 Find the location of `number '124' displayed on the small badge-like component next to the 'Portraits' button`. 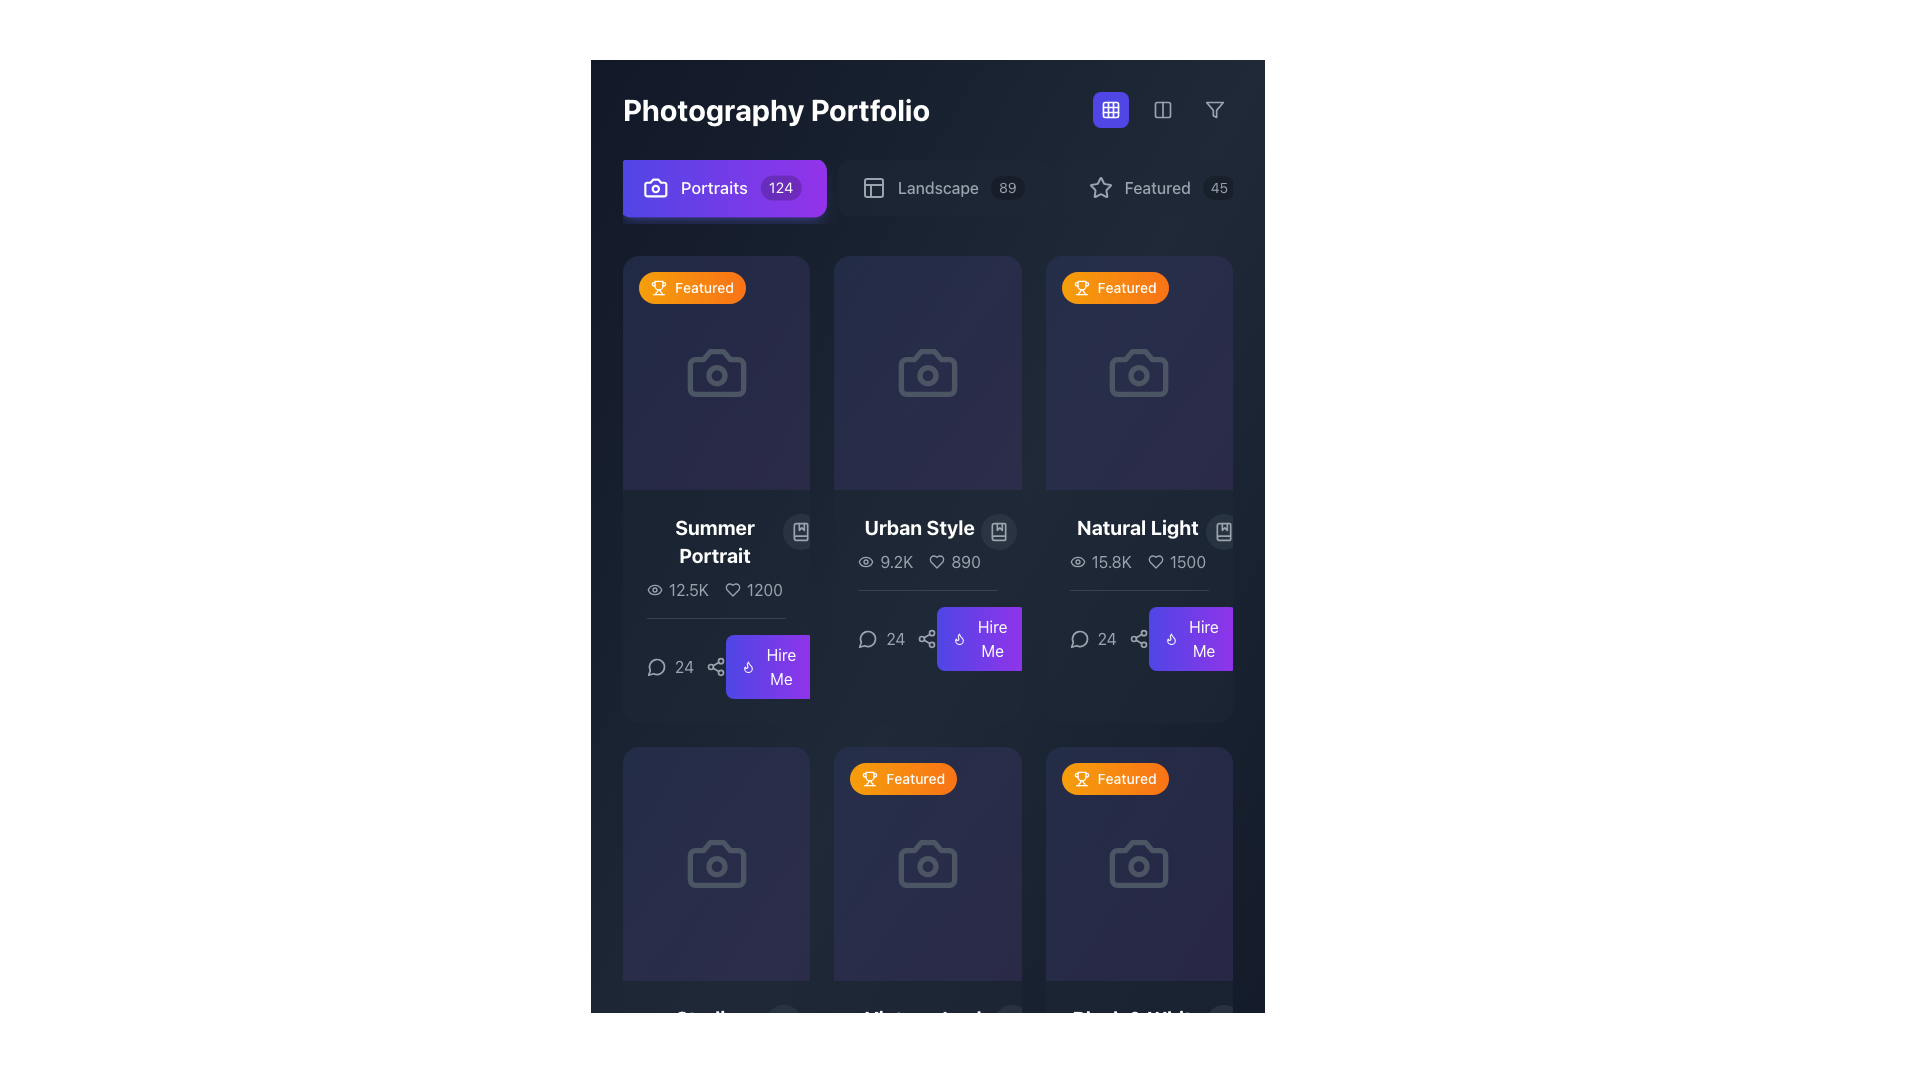

number '124' displayed on the small badge-like component next to the 'Portraits' button is located at coordinates (780, 188).